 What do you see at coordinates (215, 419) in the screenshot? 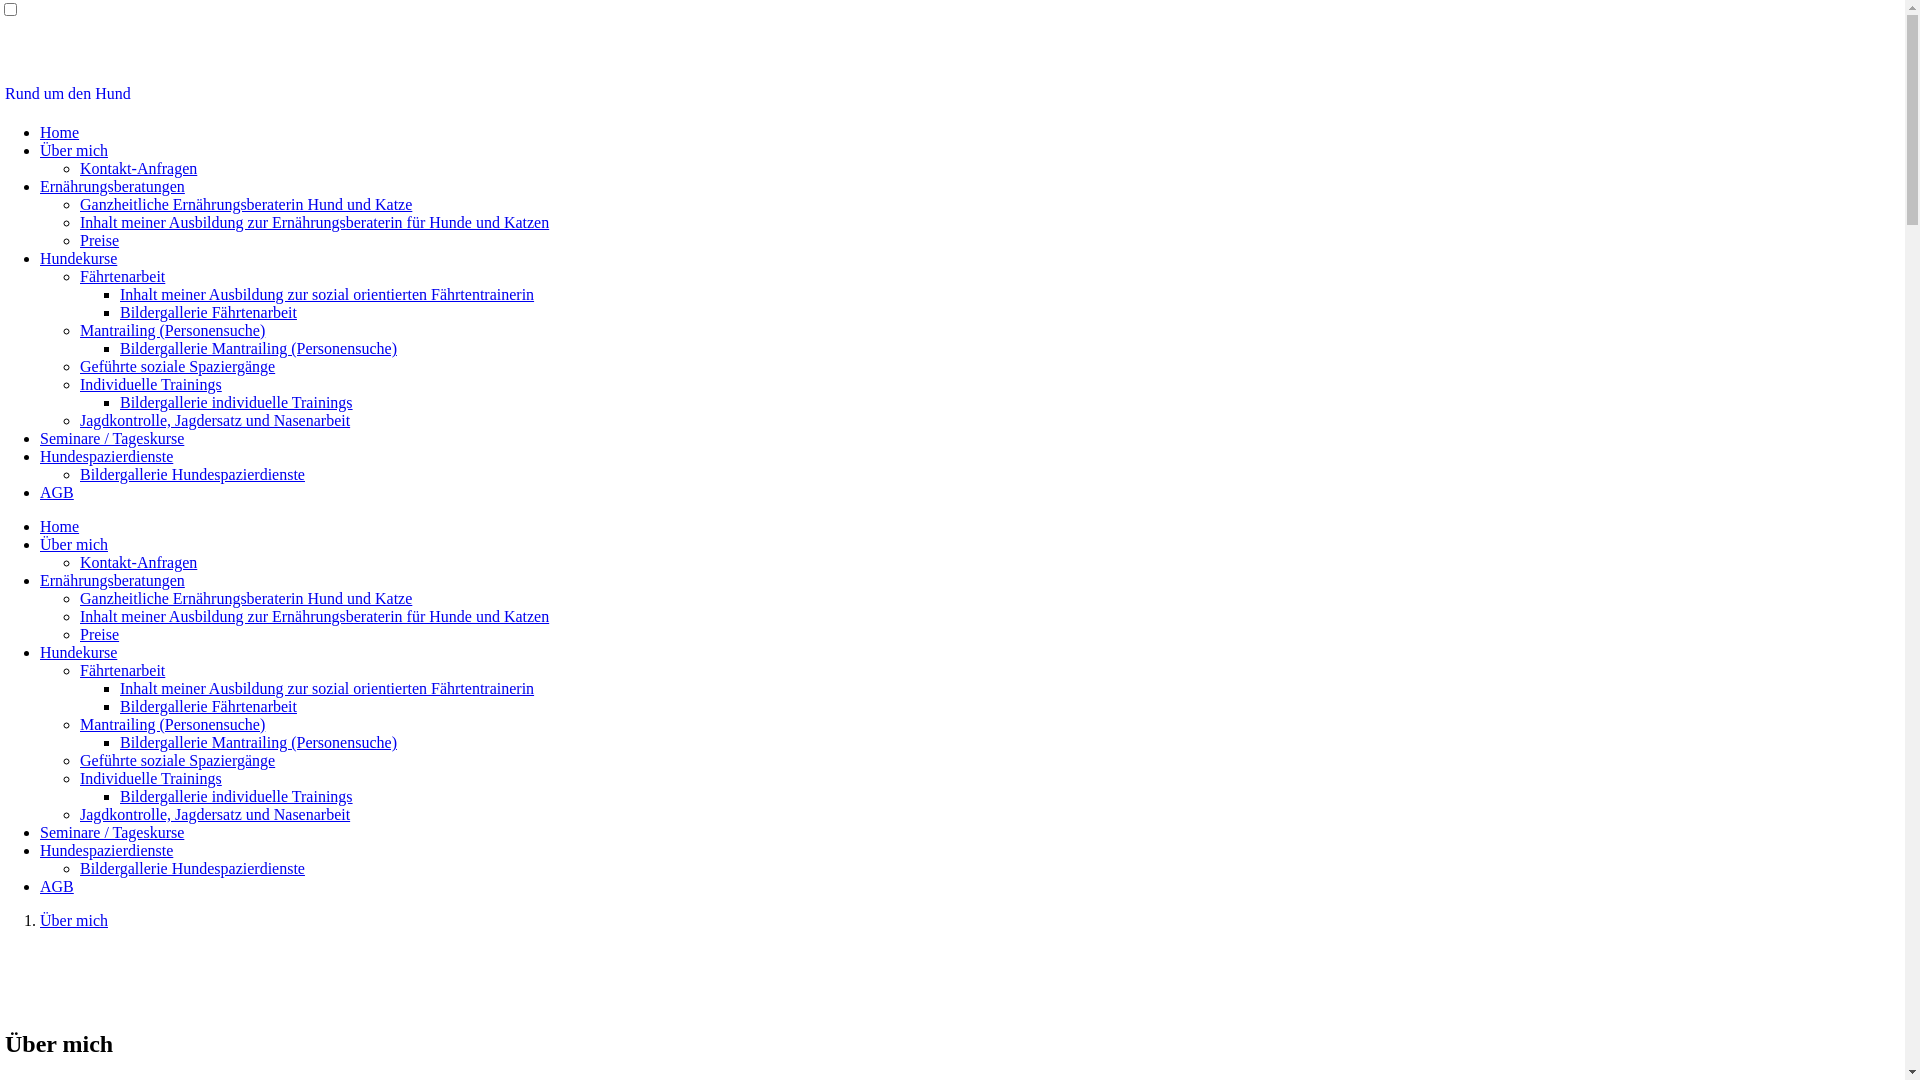
I see `'Jagdkontrolle, Jagdersatz und Nasenarbeit'` at bounding box center [215, 419].